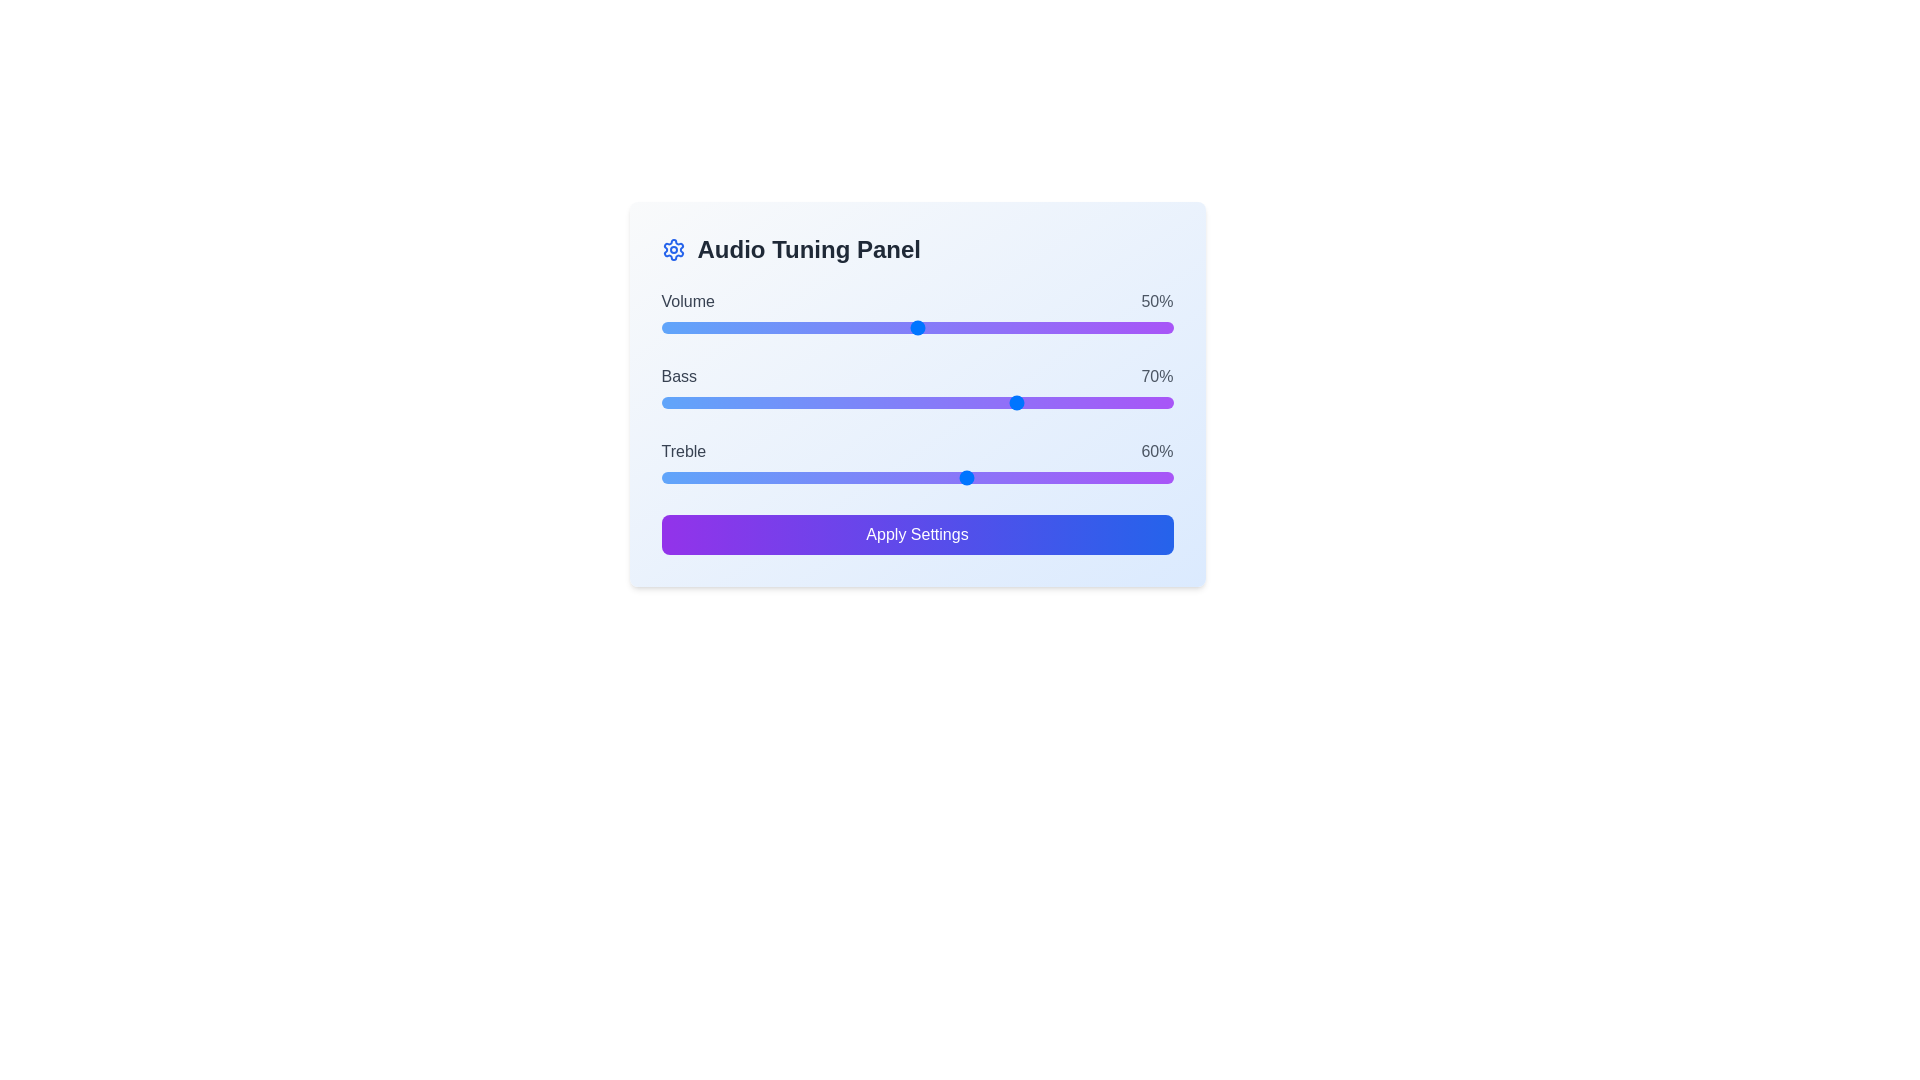 This screenshot has width=1920, height=1080. What do you see at coordinates (1049, 478) in the screenshot?
I see `the slider's value` at bounding box center [1049, 478].